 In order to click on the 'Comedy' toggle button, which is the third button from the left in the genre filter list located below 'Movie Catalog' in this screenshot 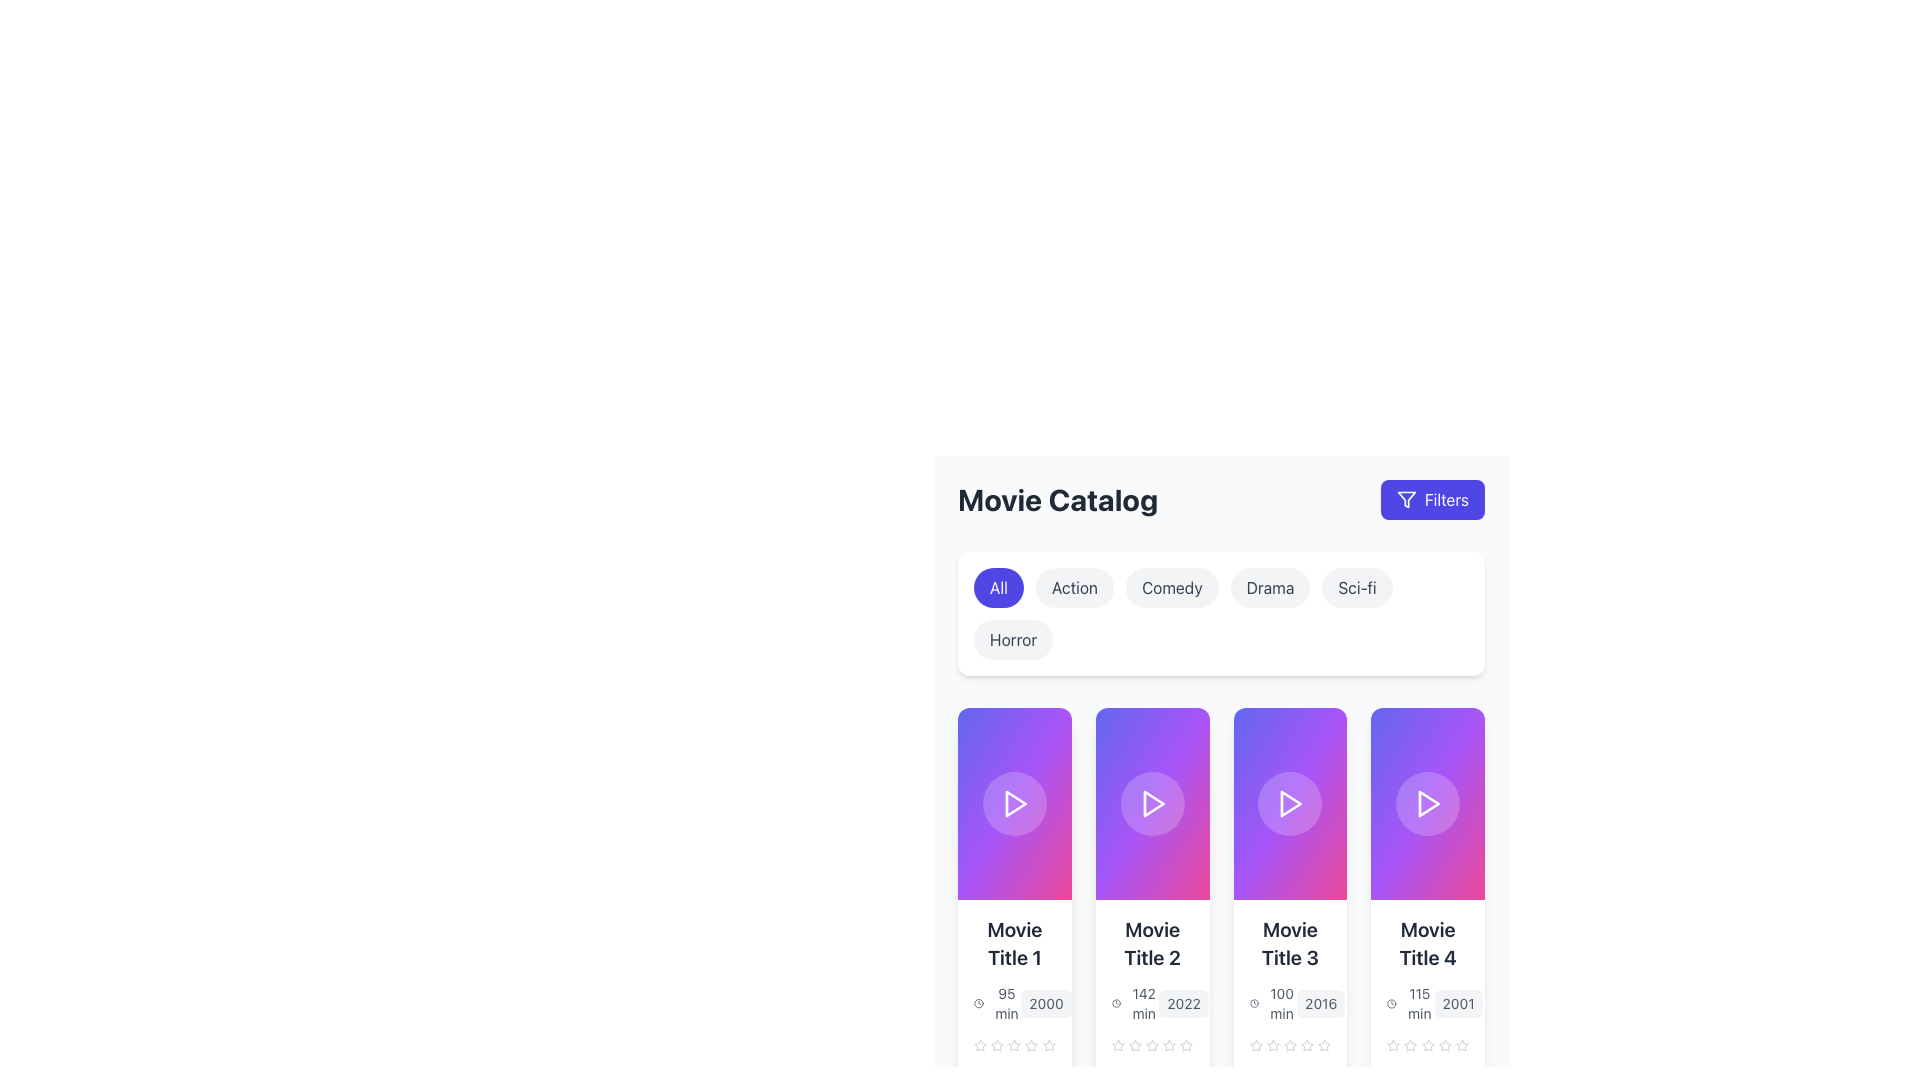, I will do `click(1172, 586)`.